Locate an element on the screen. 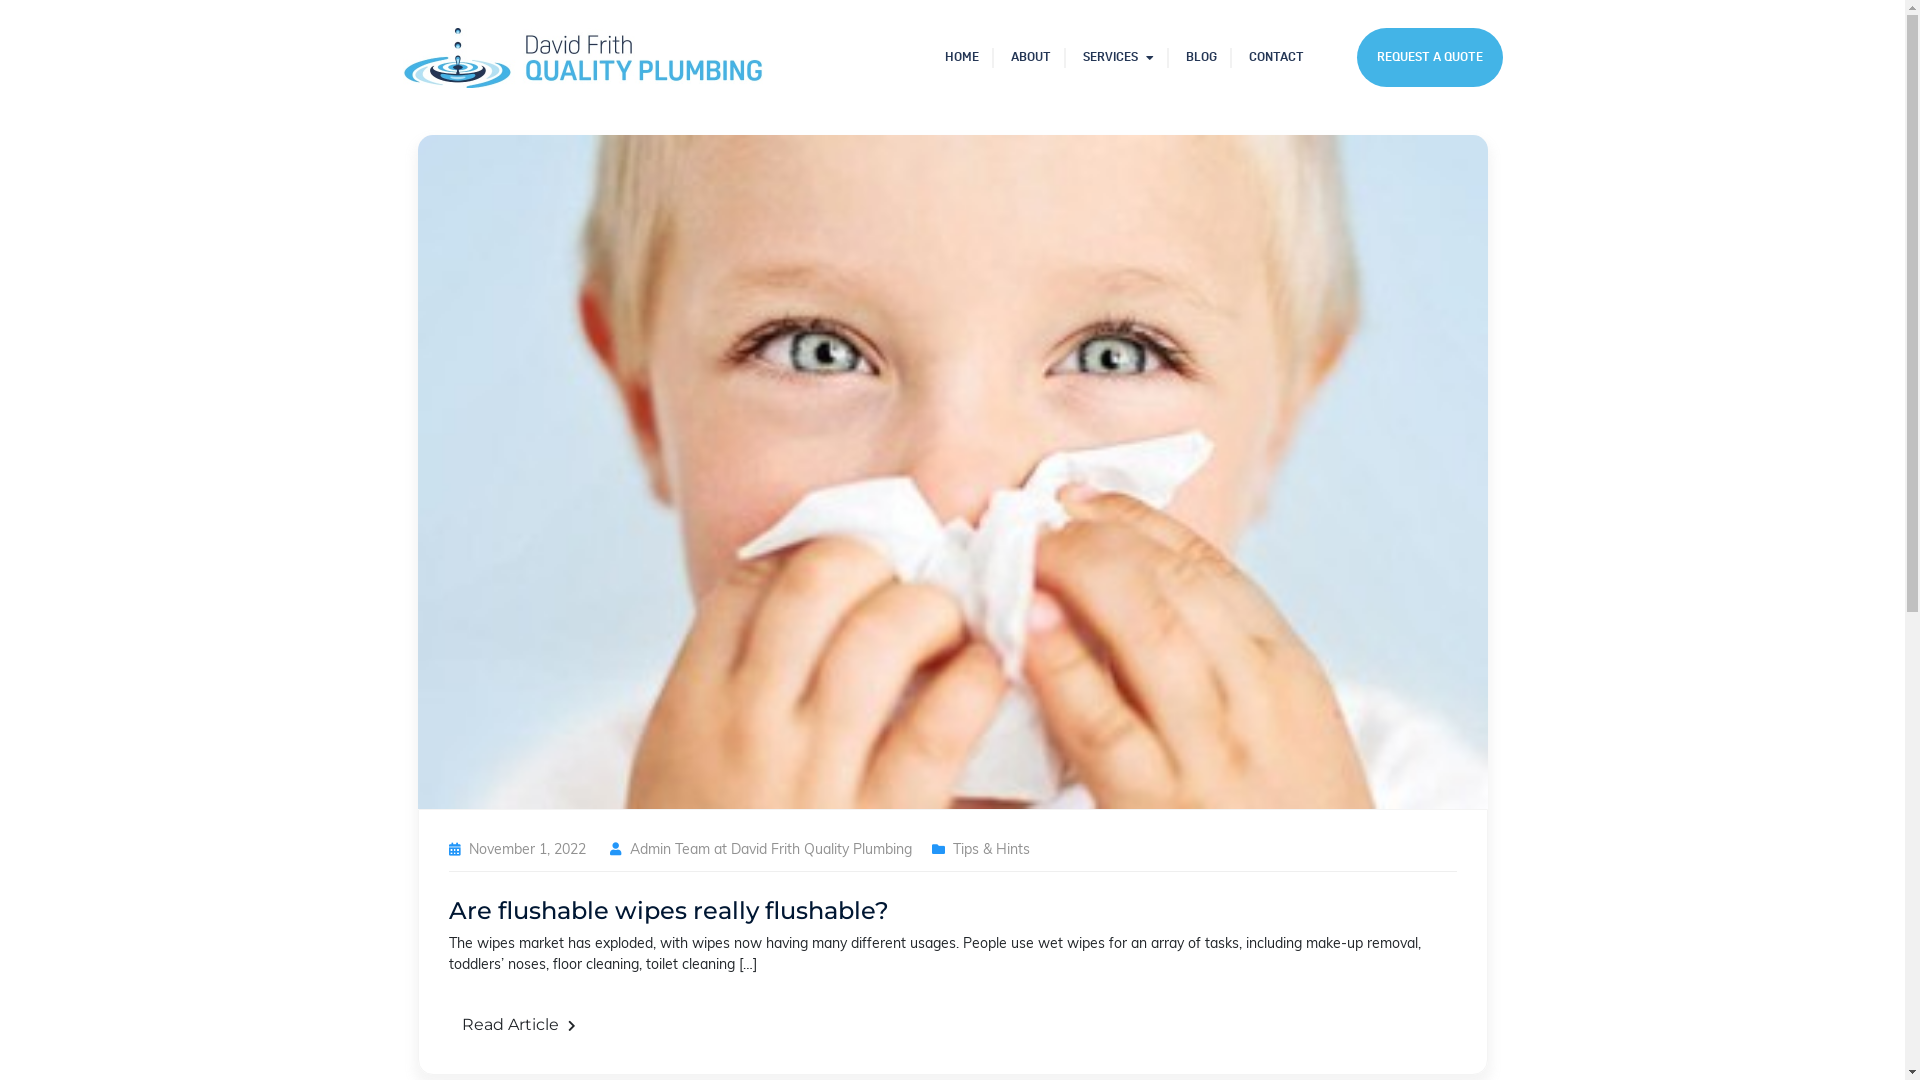 This screenshot has height=1080, width=1920. 'CONTACT' is located at coordinates (1274, 56).